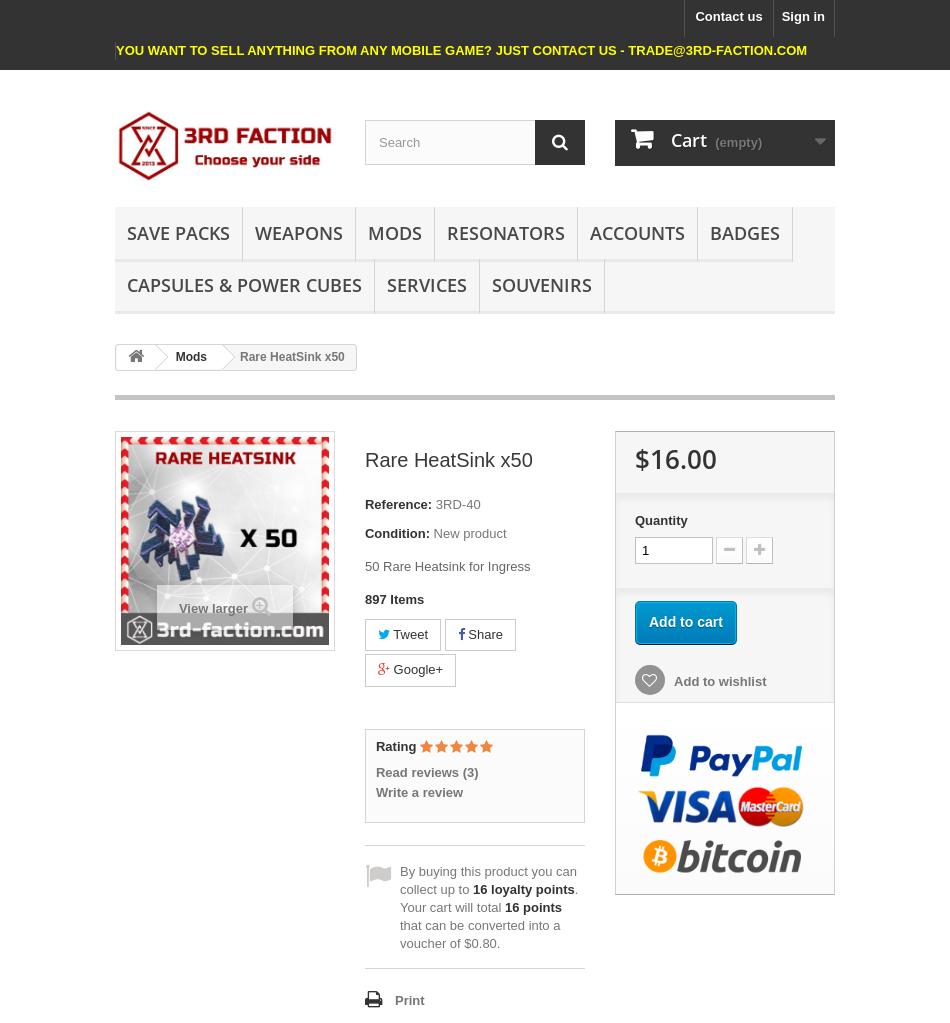 Image resolution: width=950 pixels, height=1023 pixels. What do you see at coordinates (127, 231) in the screenshot?
I see `'Save Packs'` at bounding box center [127, 231].